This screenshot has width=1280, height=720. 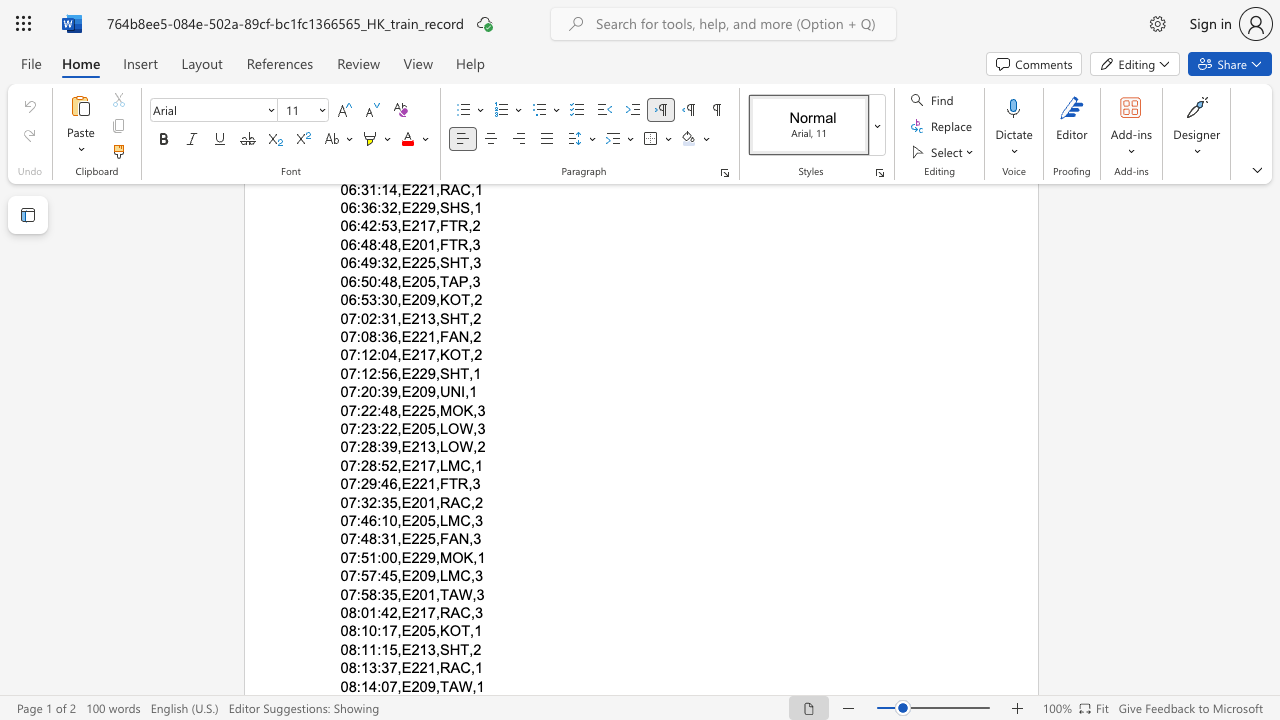 What do you see at coordinates (355, 685) in the screenshot?
I see `the space between the continuous character "8" and ":" in the text` at bounding box center [355, 685].